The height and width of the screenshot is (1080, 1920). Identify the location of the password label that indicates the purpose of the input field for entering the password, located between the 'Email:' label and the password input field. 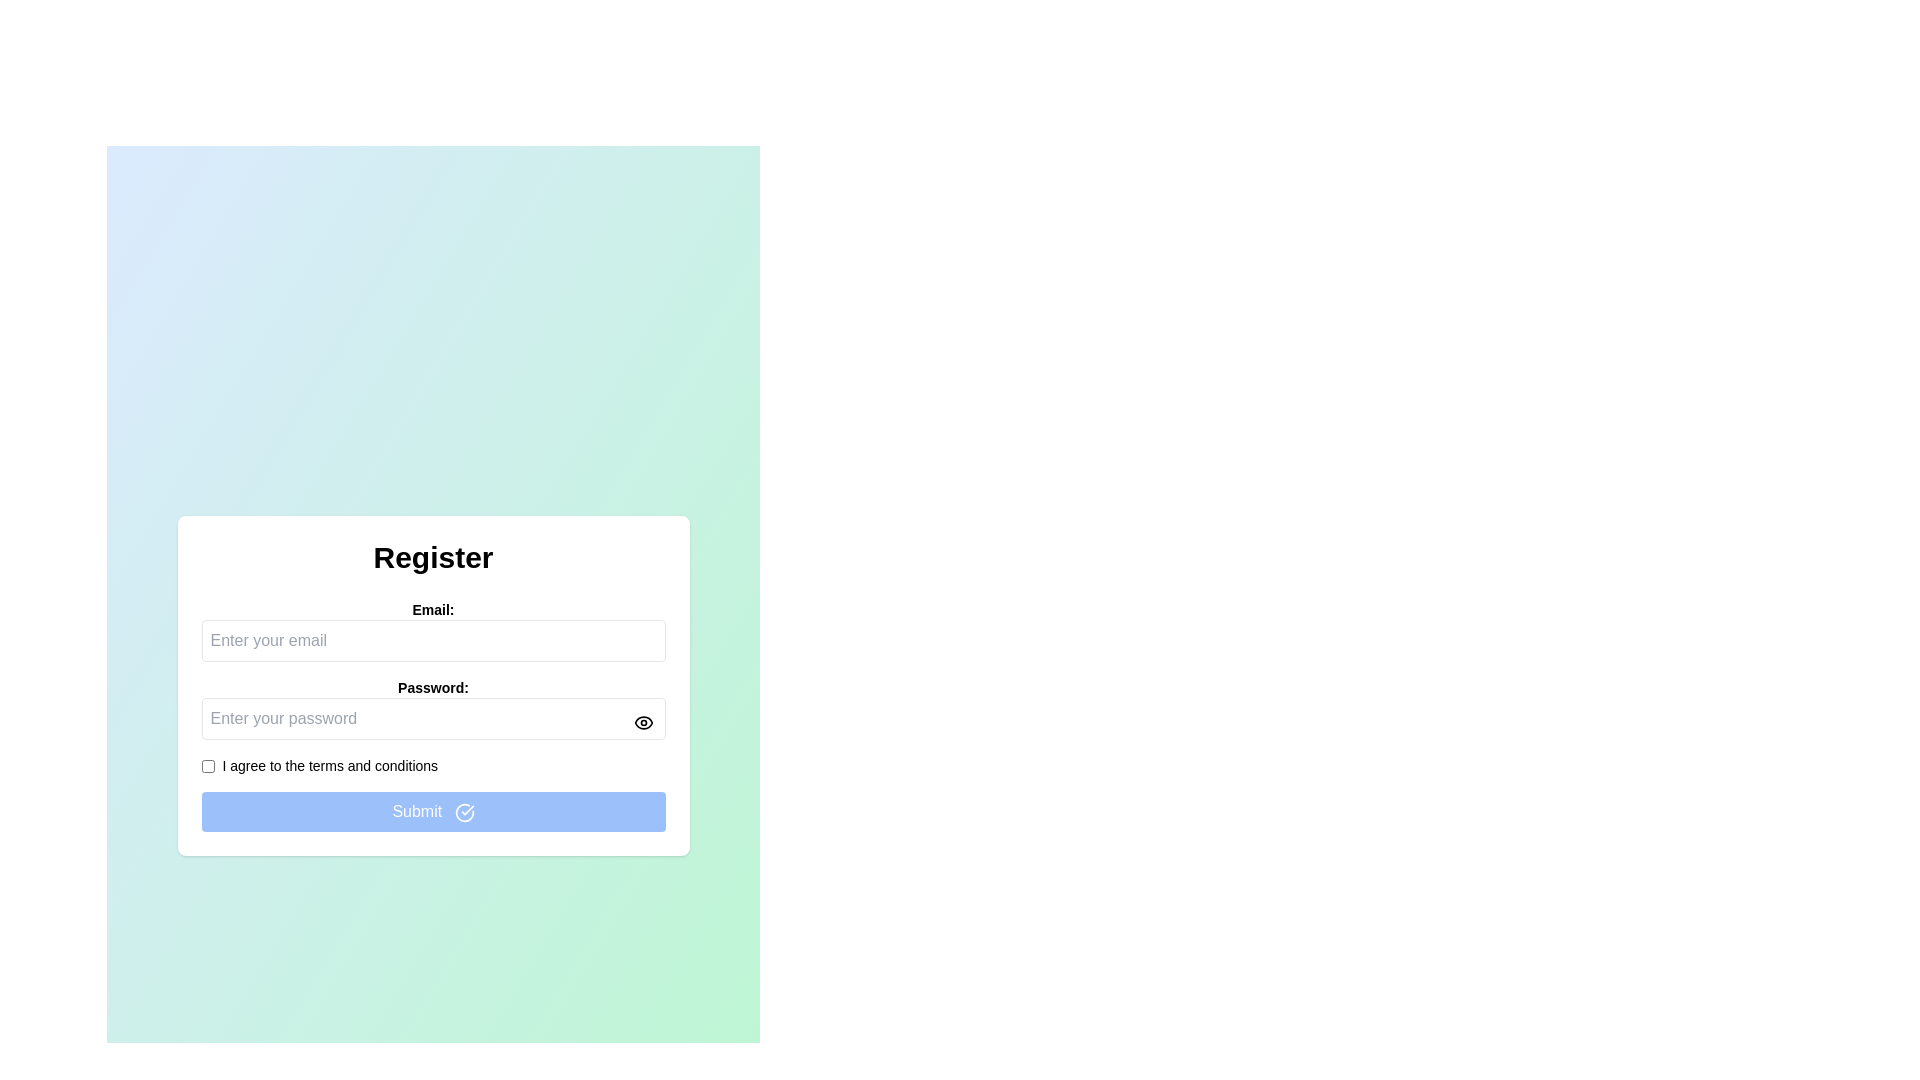
(432, 686).